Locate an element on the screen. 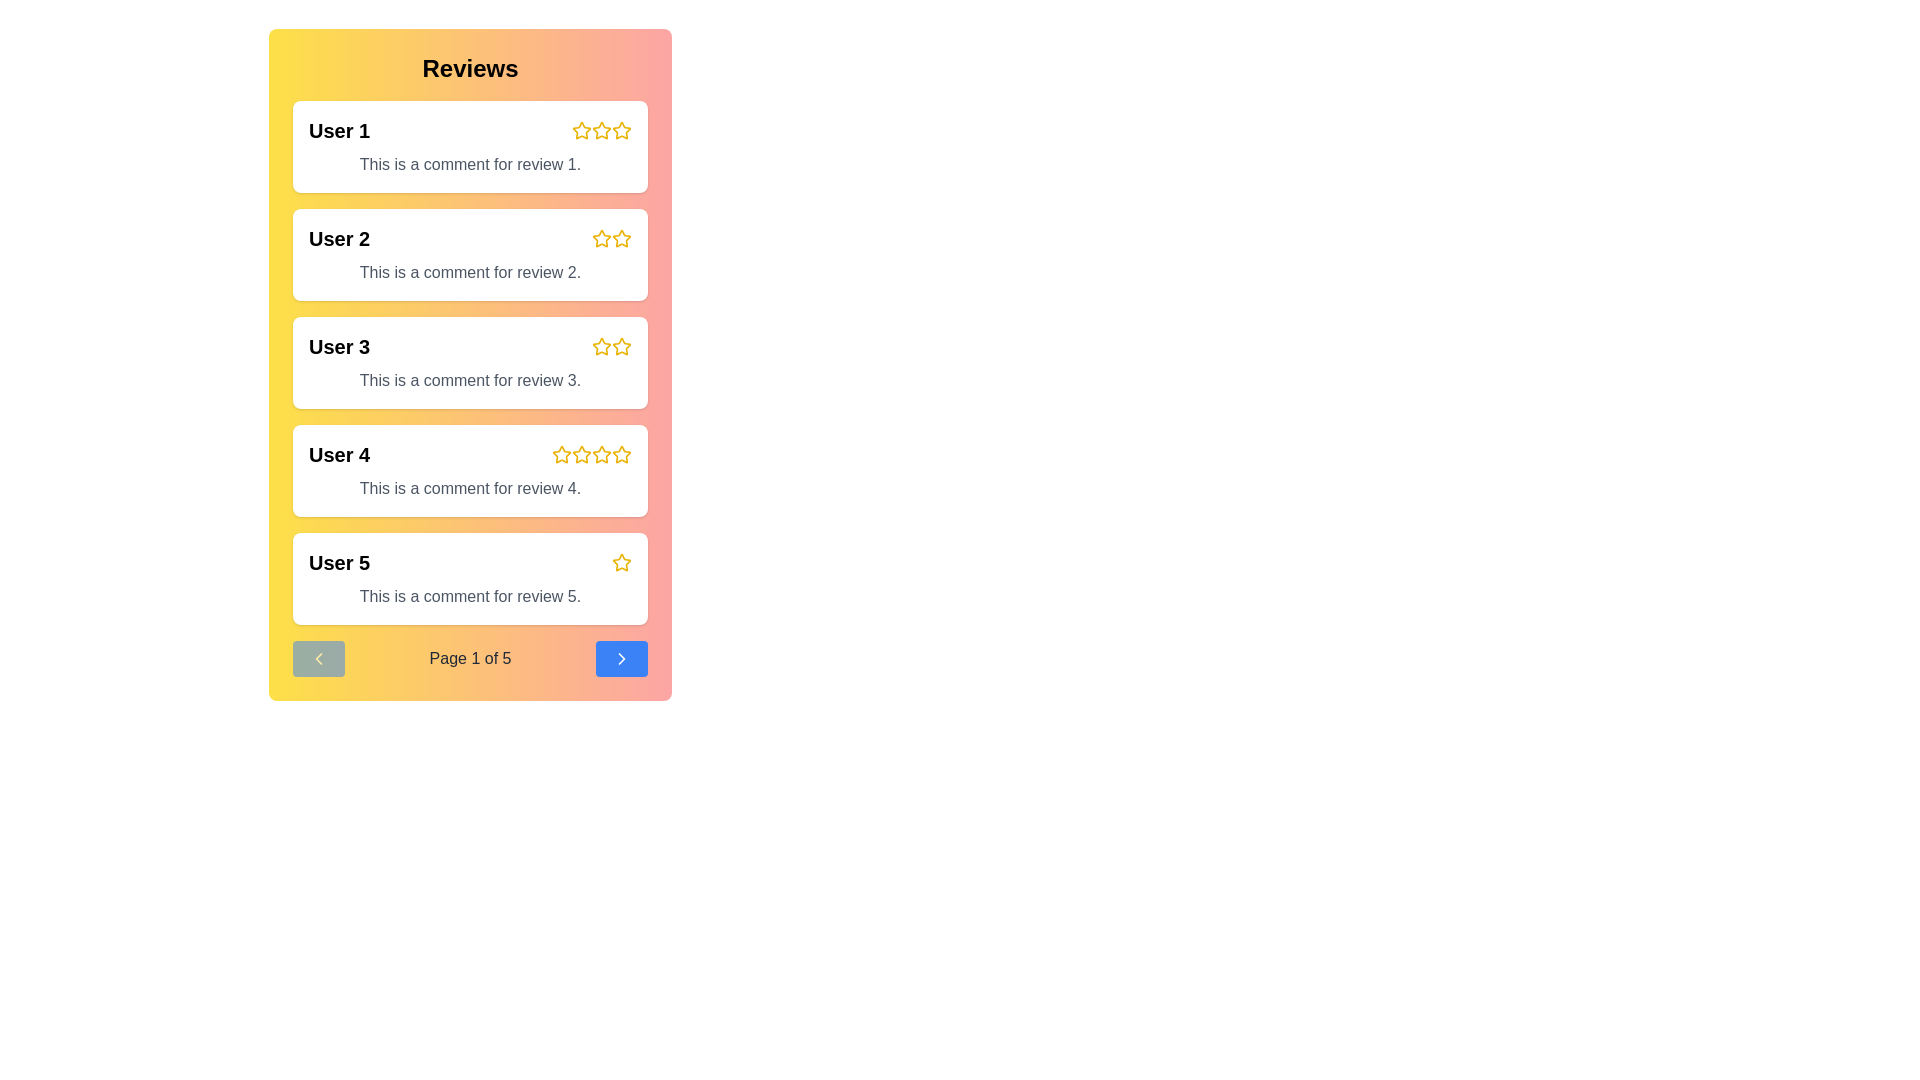  the fourth star is located at coordinates (619, 454).